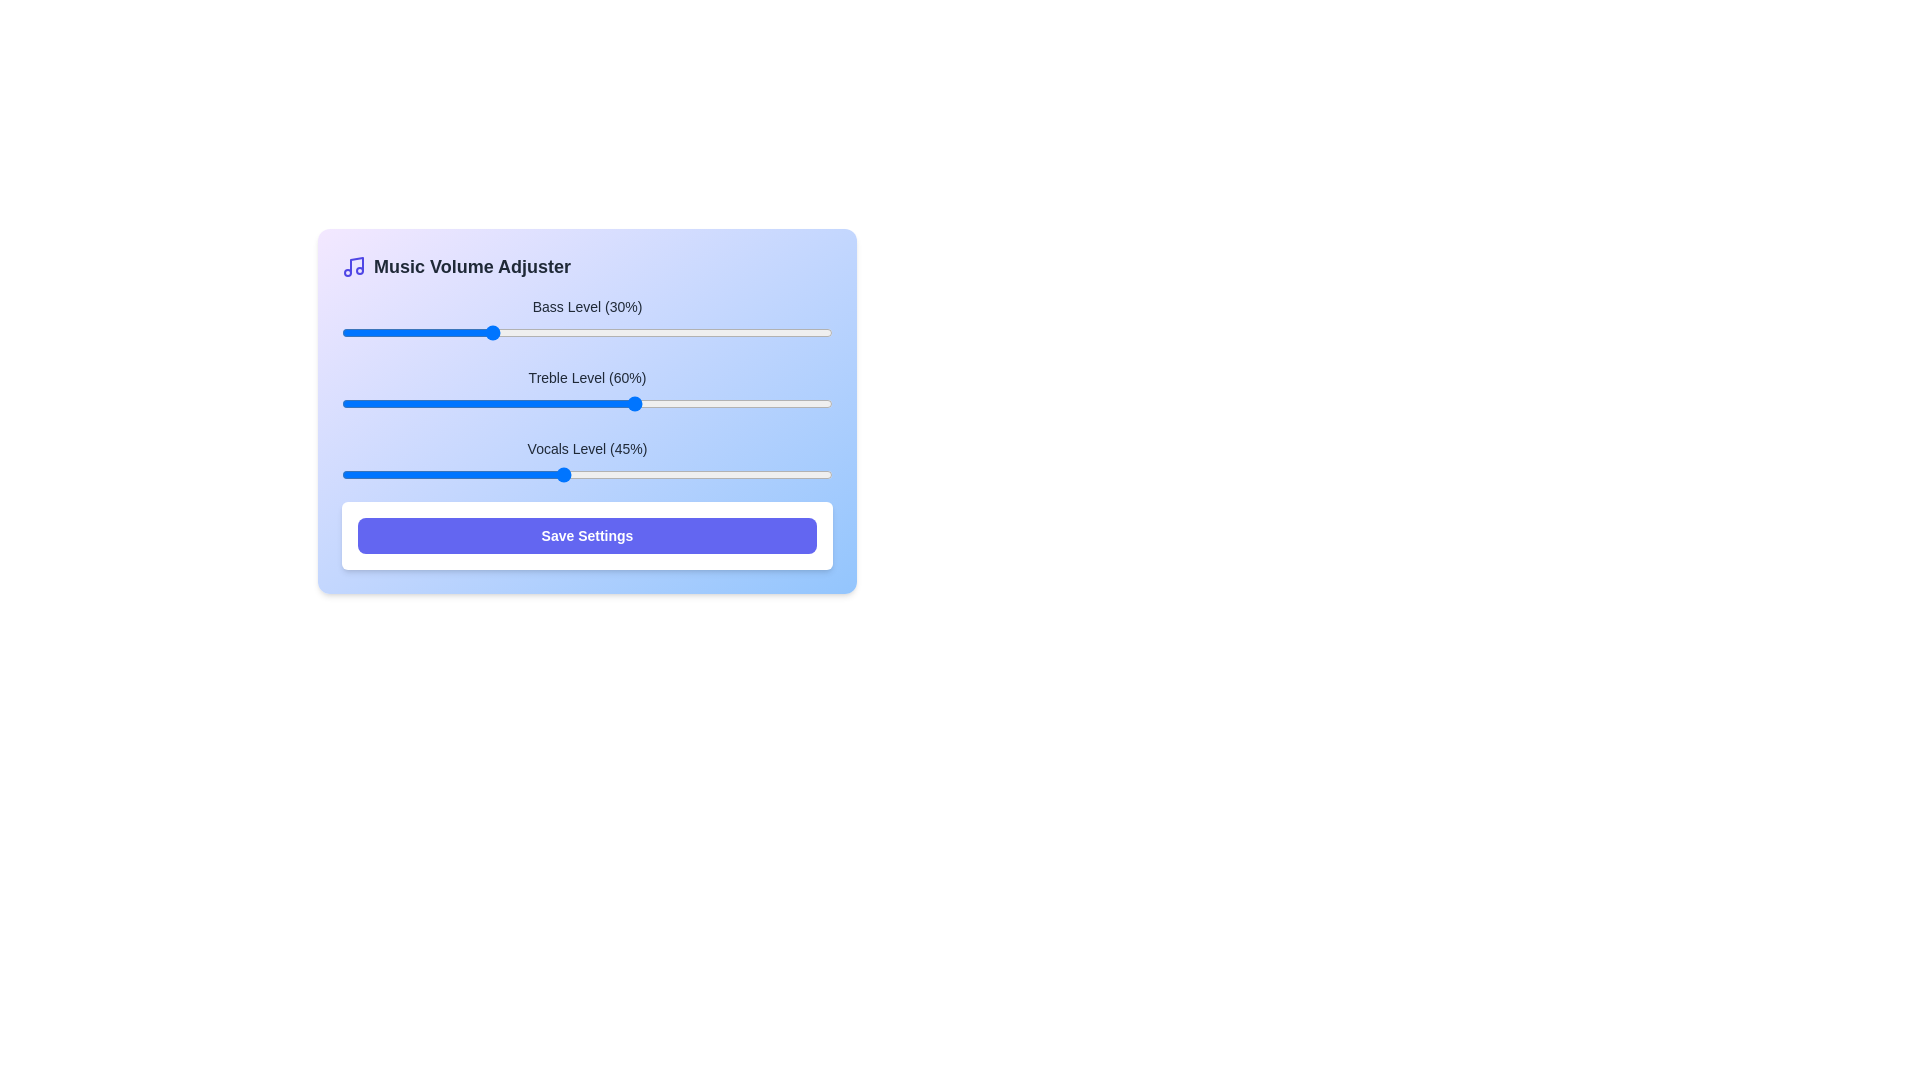 Image resolution: width=1920 pixels, height=1080 pixels. Describe the element at coordinates (586, 410) in the screenshot. I see `the 'Treble Level (60%)' slider input component` at that location.